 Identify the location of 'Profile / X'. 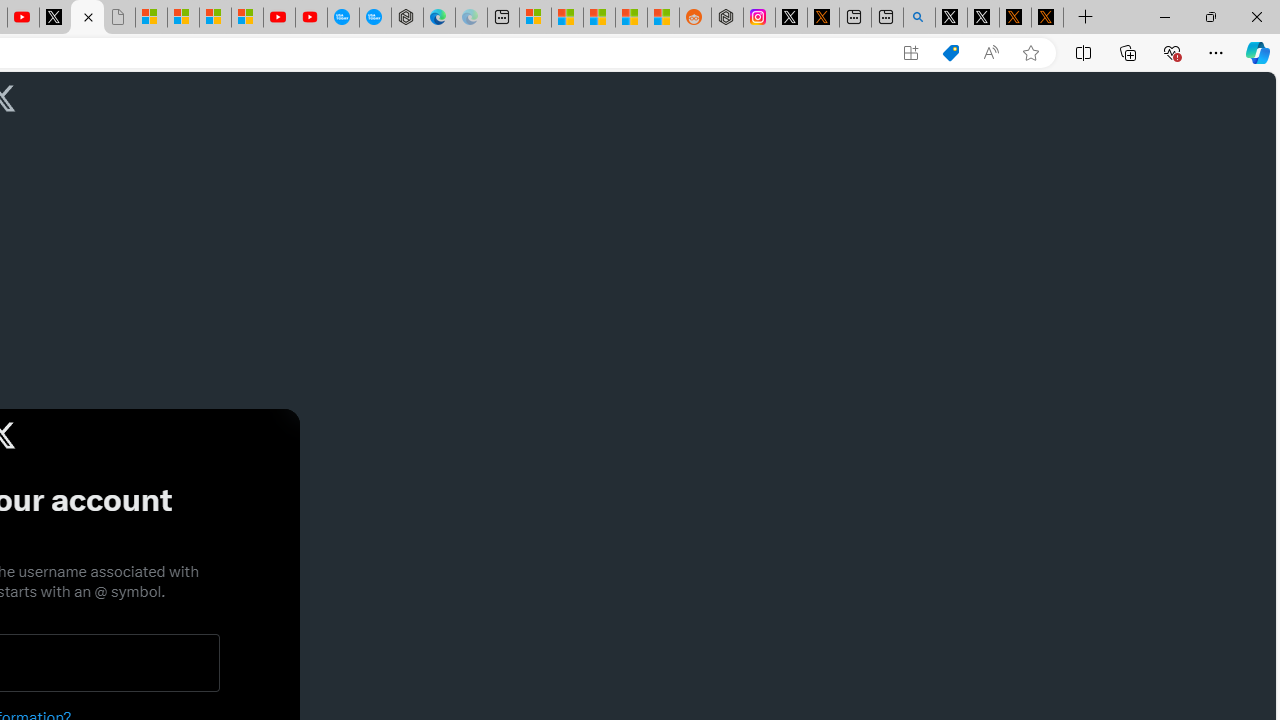
(950, 17).